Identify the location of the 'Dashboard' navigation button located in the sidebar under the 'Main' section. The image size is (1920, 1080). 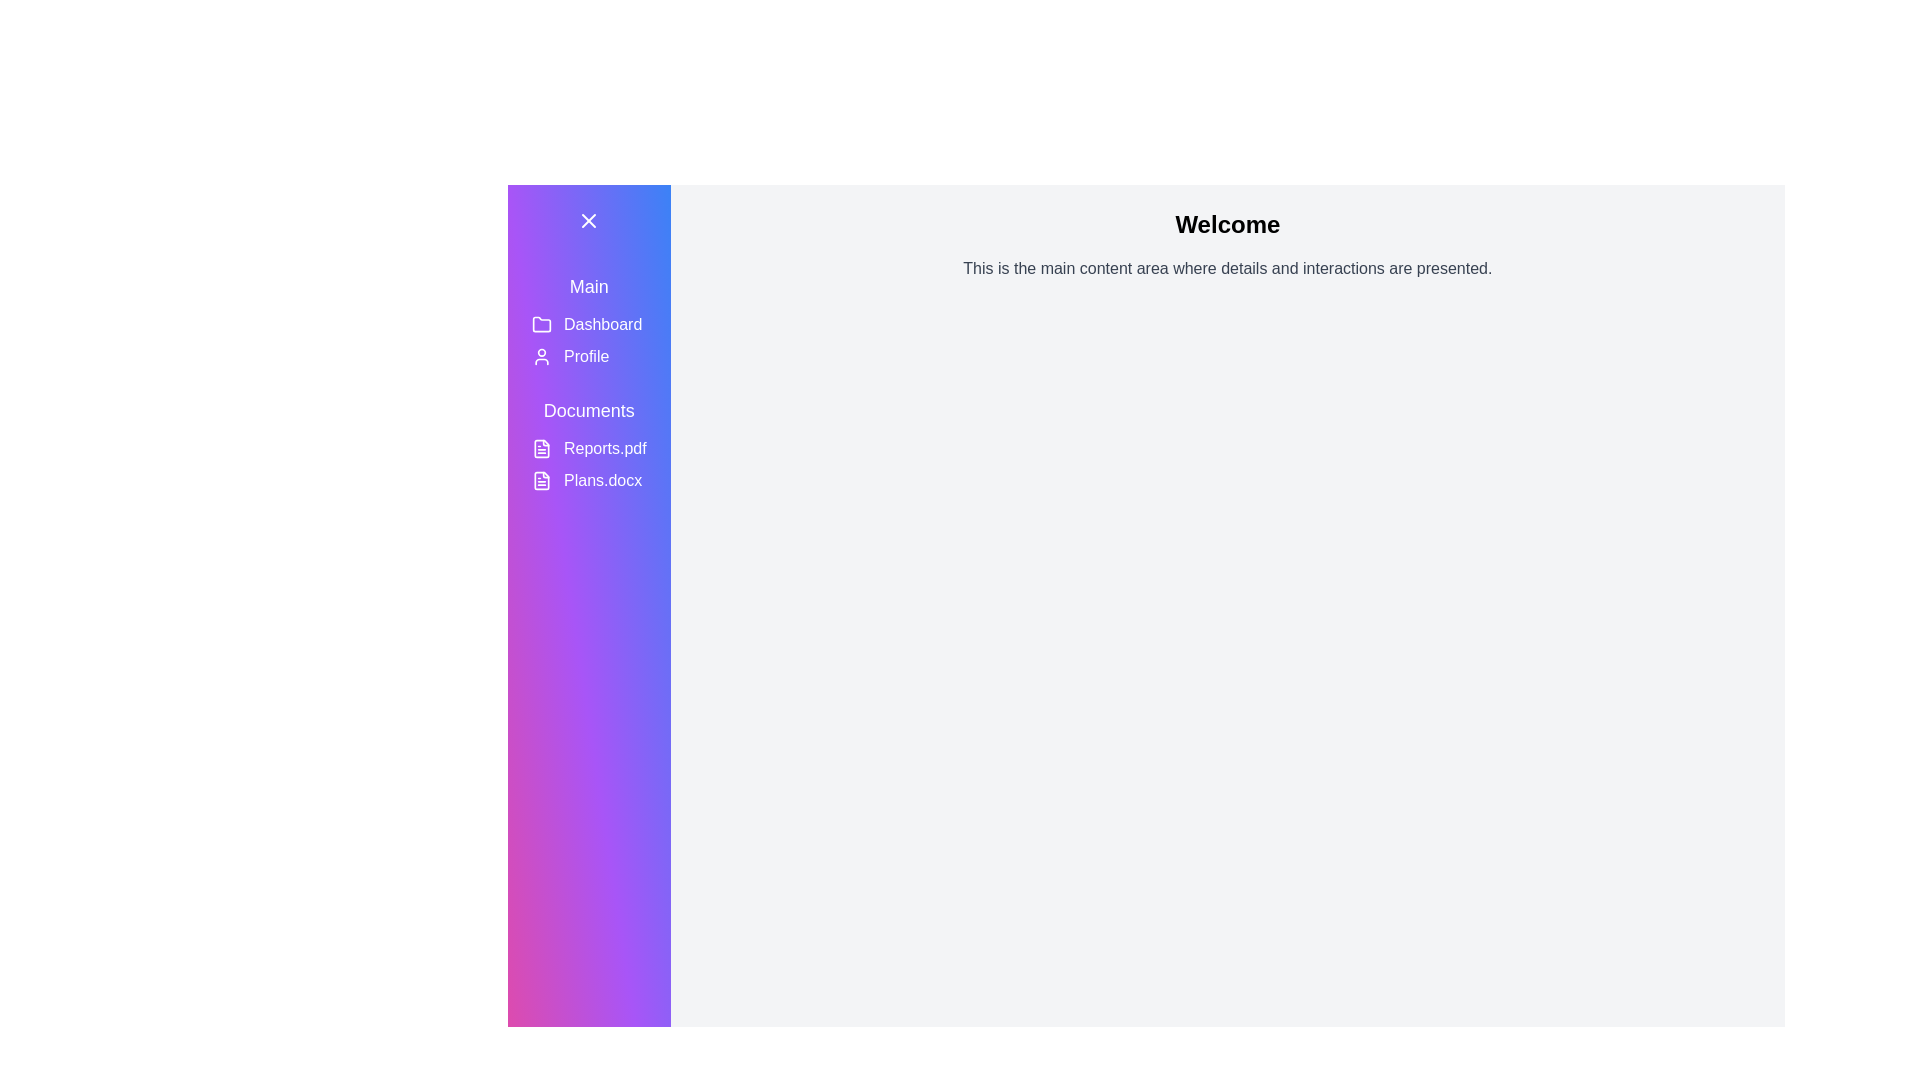
(588, 323).